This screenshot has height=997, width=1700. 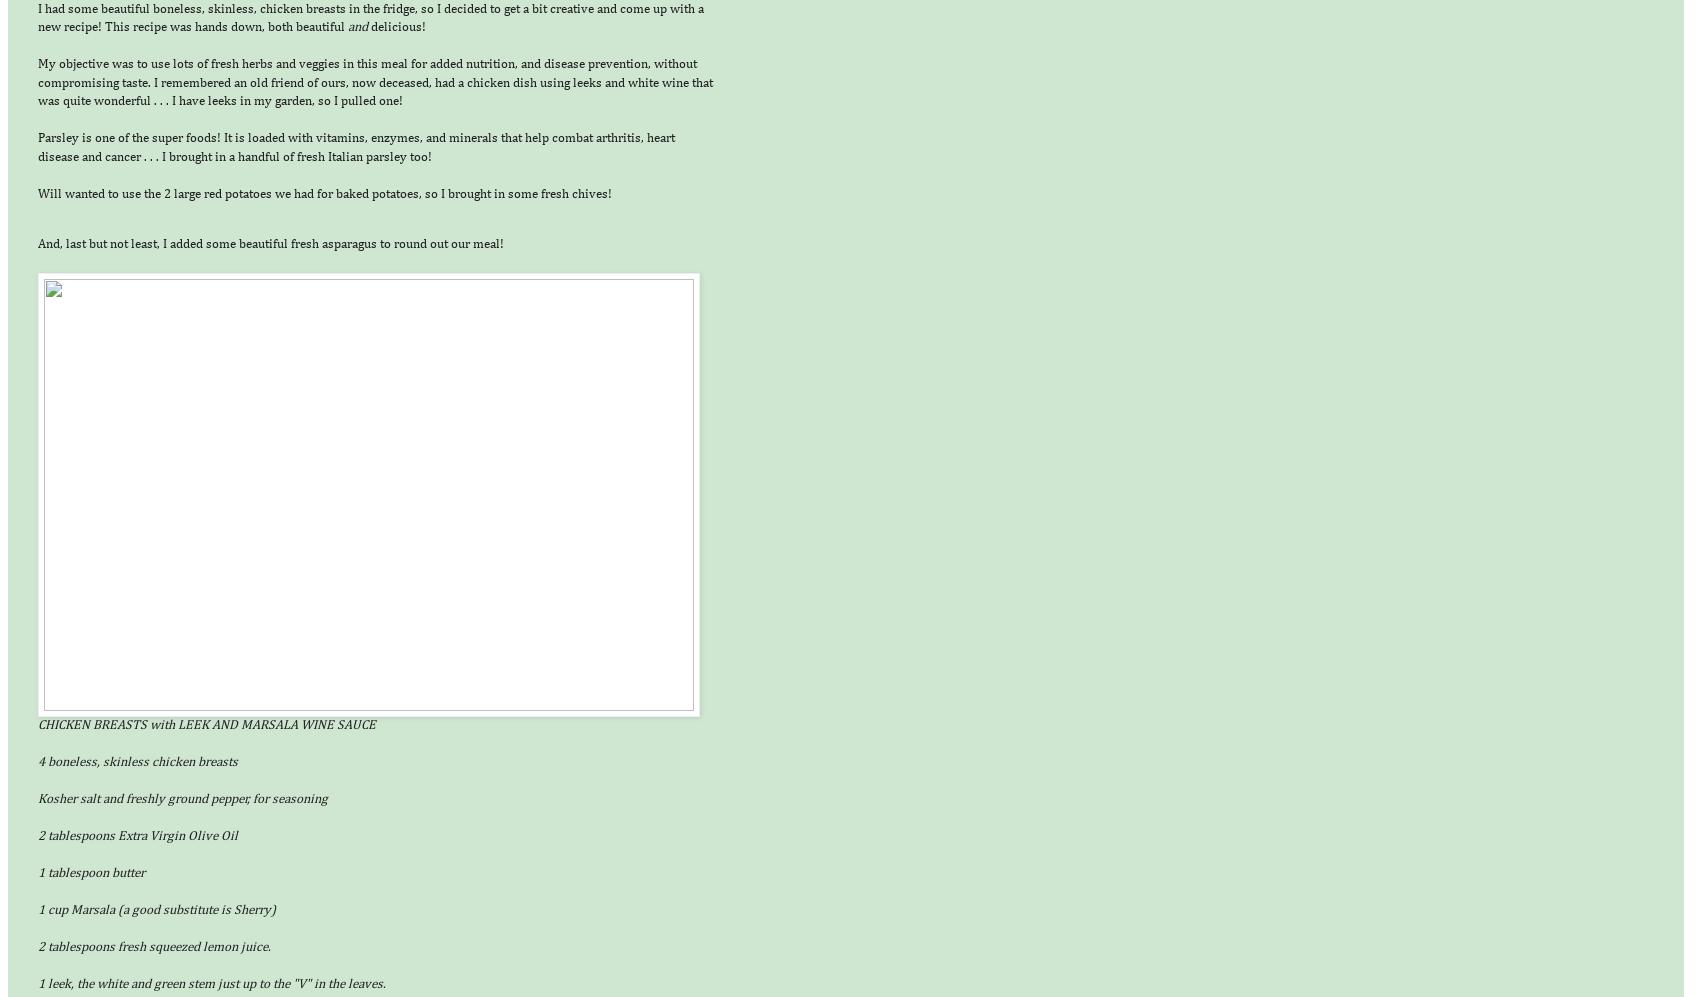 What do you see at coordinates (270, 242) in the screenshot?
I see `'And, last but not least, I added some beautiful fresh asparagus to round out our meal!'` at bounding box center [270, 242].